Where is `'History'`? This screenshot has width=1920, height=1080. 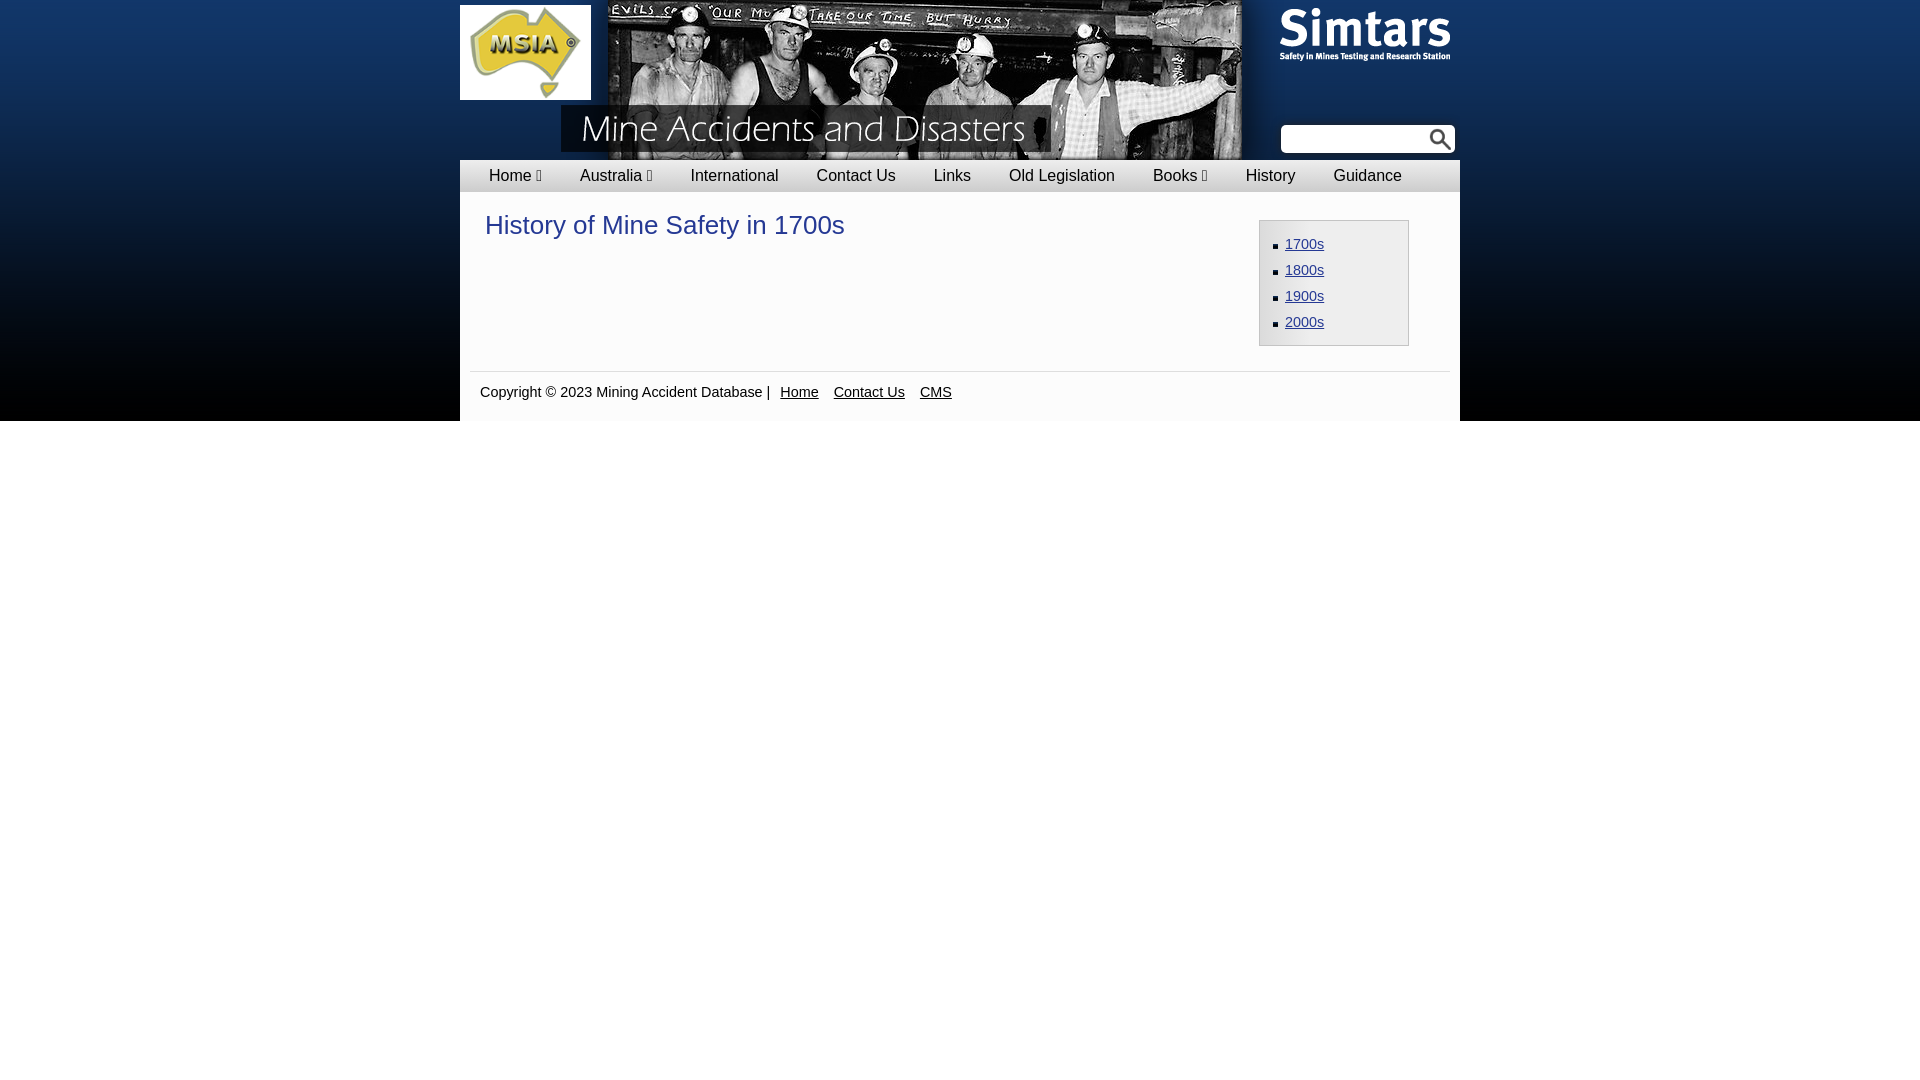
'History' is located at coordinates (1245, 175).